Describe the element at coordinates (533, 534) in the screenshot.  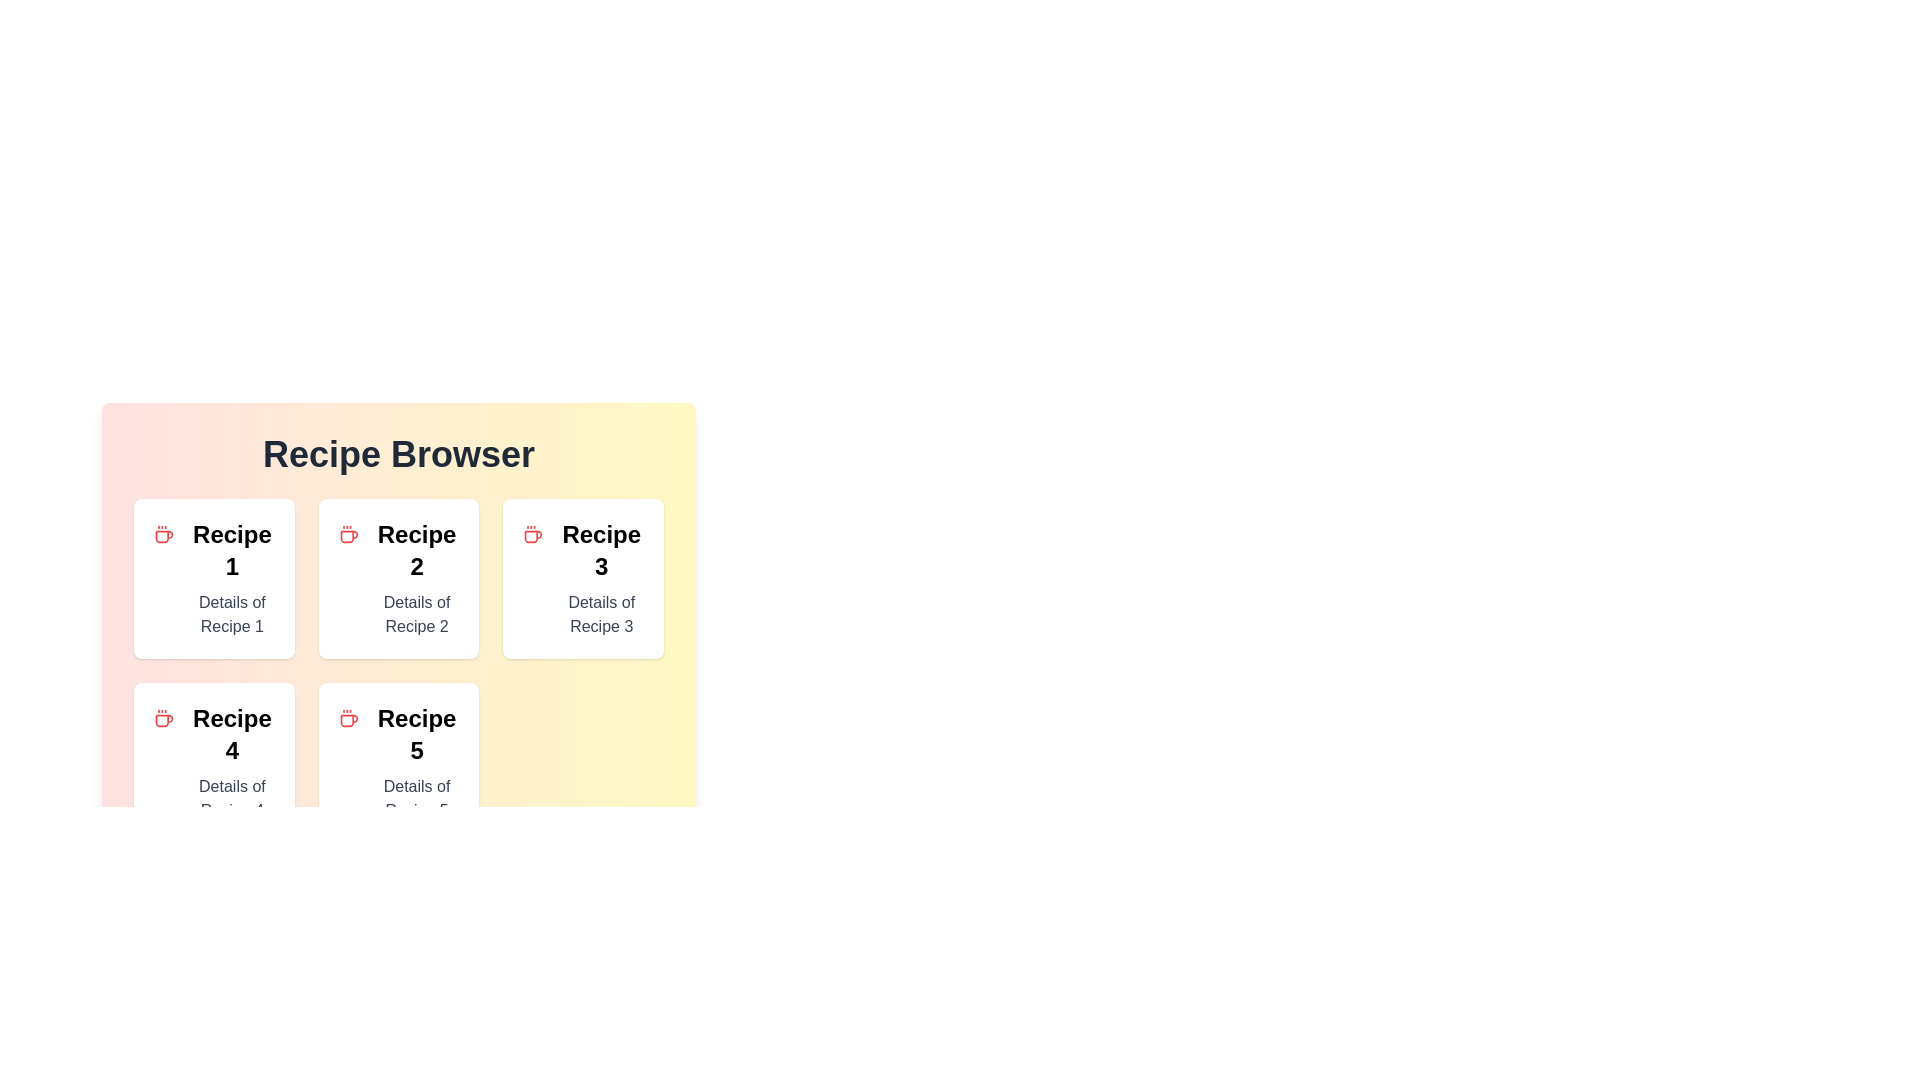
I see `label associated with the coffee-themed icon located in the top-left corner of 'Recipe 3' card, which is the third card in the first row of the recipe grid layout` at that location.